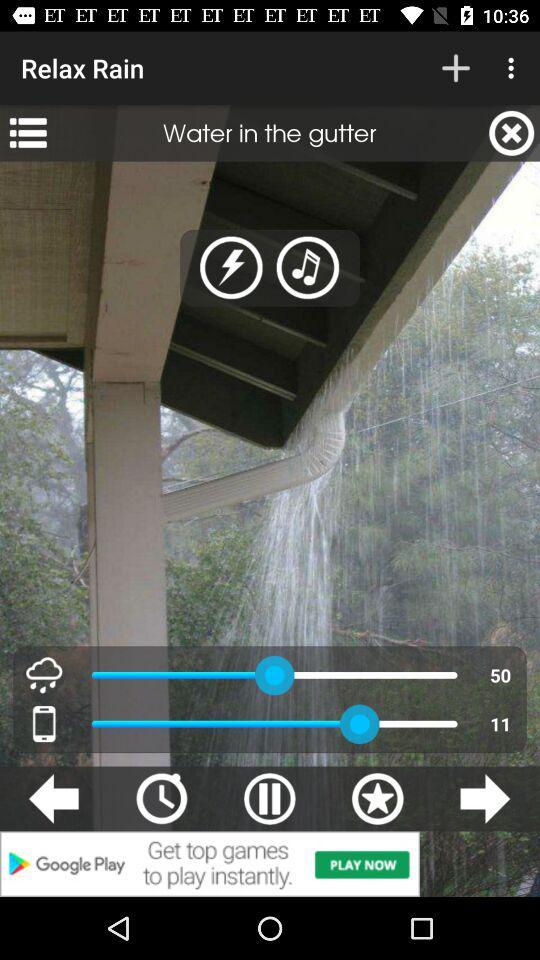  What do you see at coordinates (484, 798) in the screenshot?
I see `the arrow_forward icon` at bounding box center [484, 798].